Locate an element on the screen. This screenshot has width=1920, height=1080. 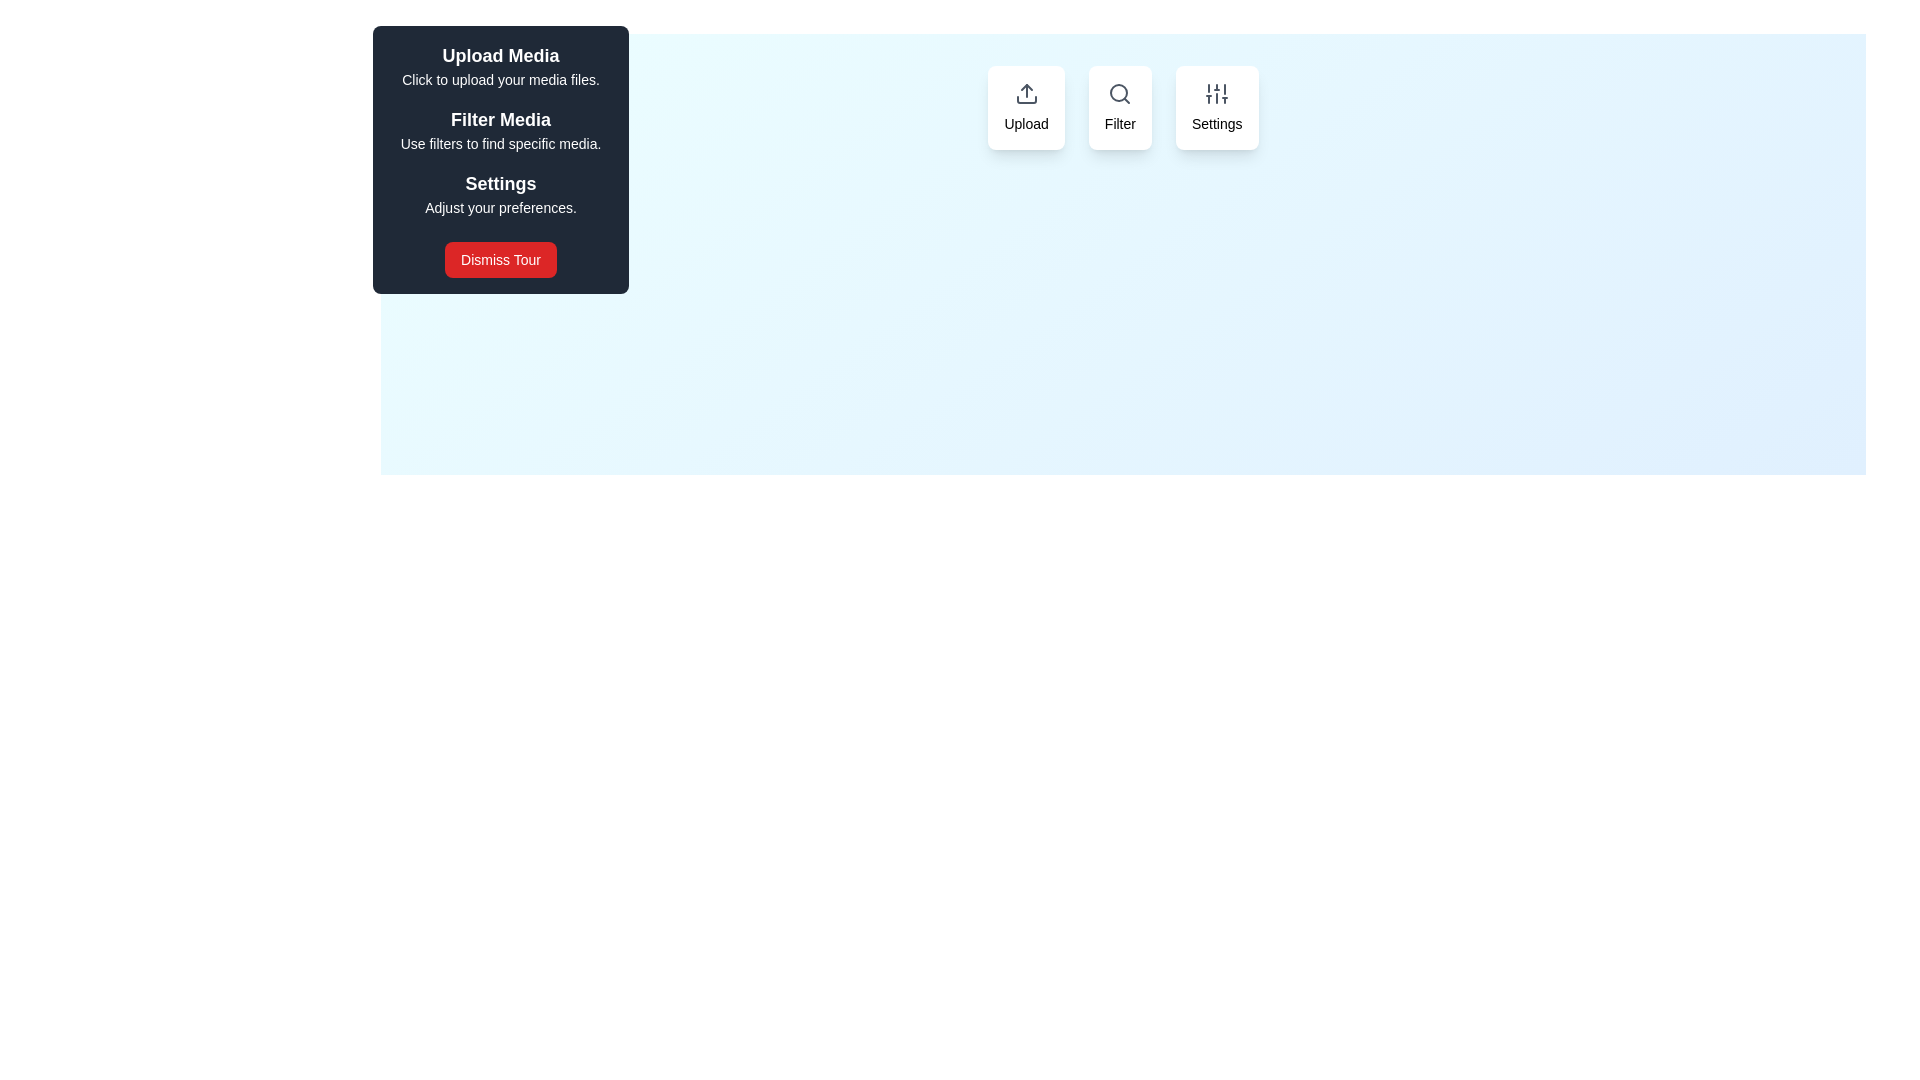
the middle button in the horizontal group of three buttons at the top center of the interface is located at coordinates (1118, 108).